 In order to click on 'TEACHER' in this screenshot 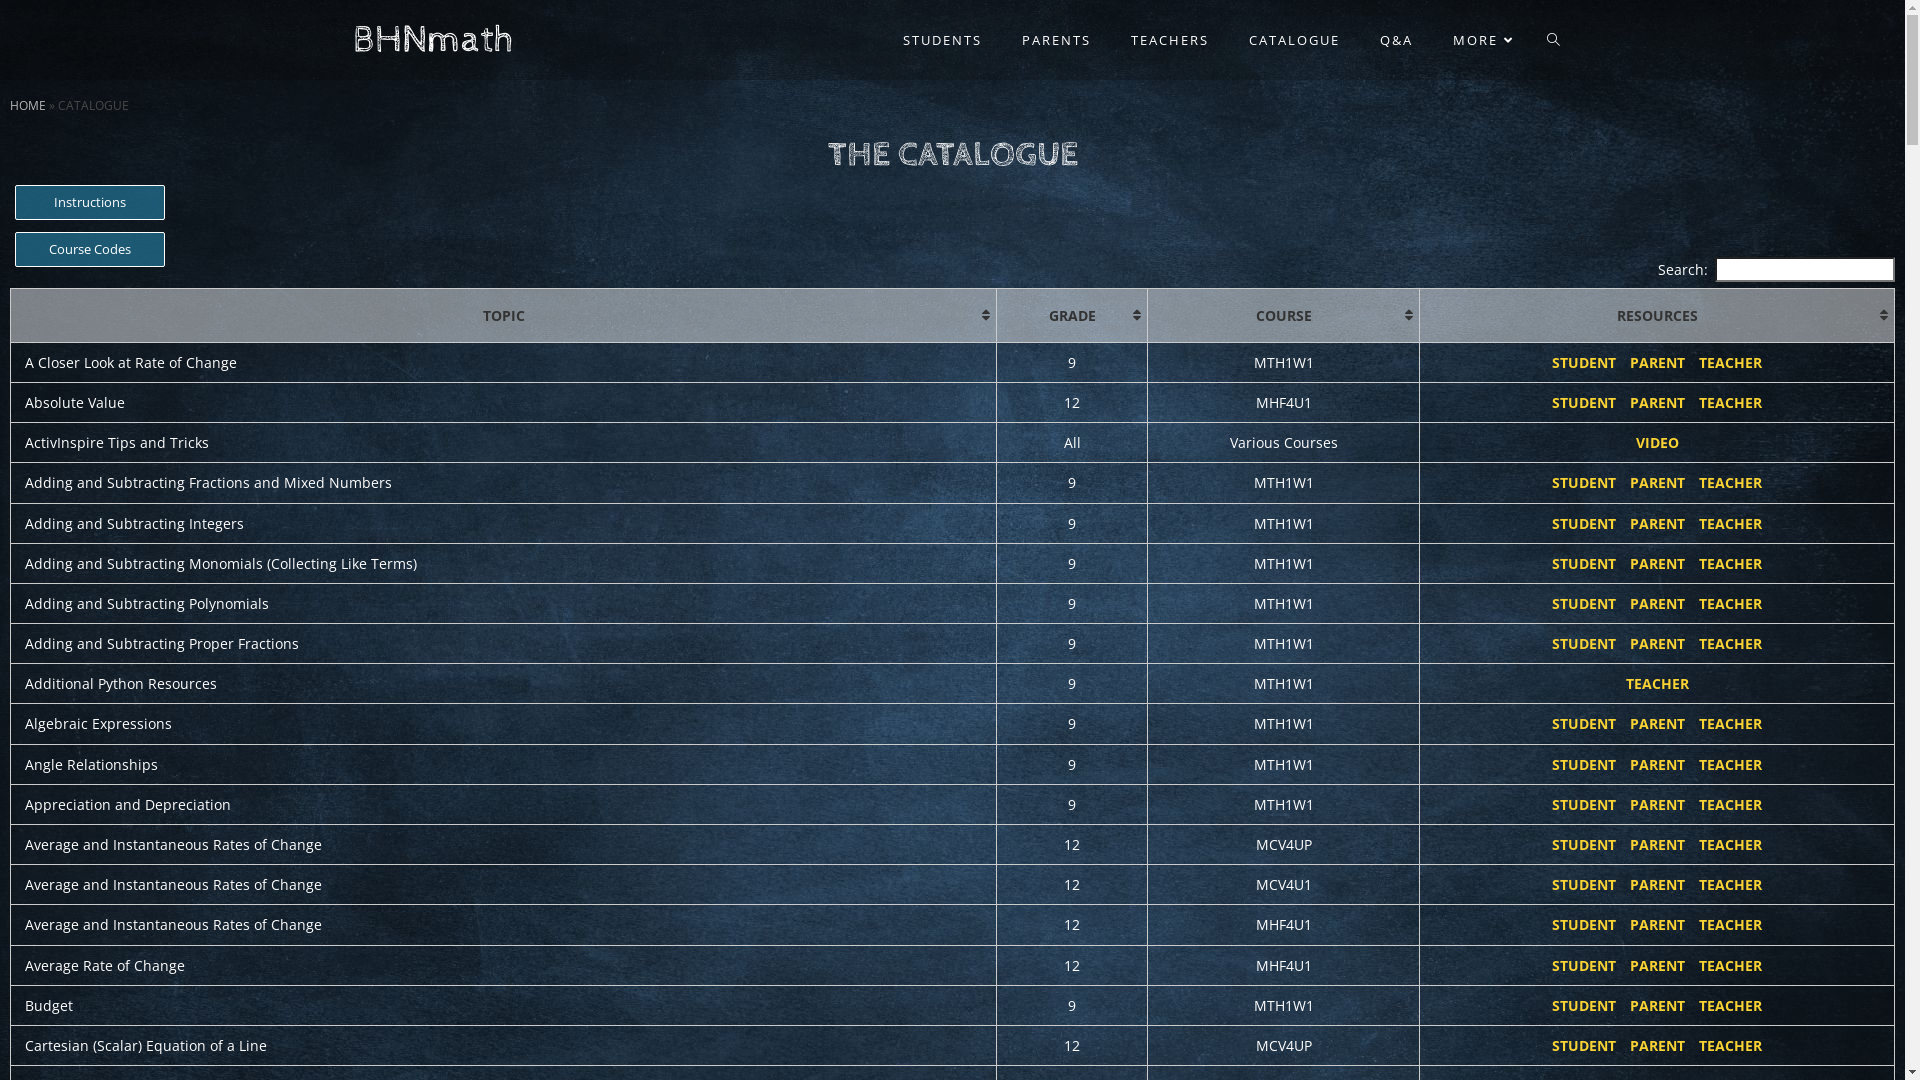, I will do `click(1729, 402)`.